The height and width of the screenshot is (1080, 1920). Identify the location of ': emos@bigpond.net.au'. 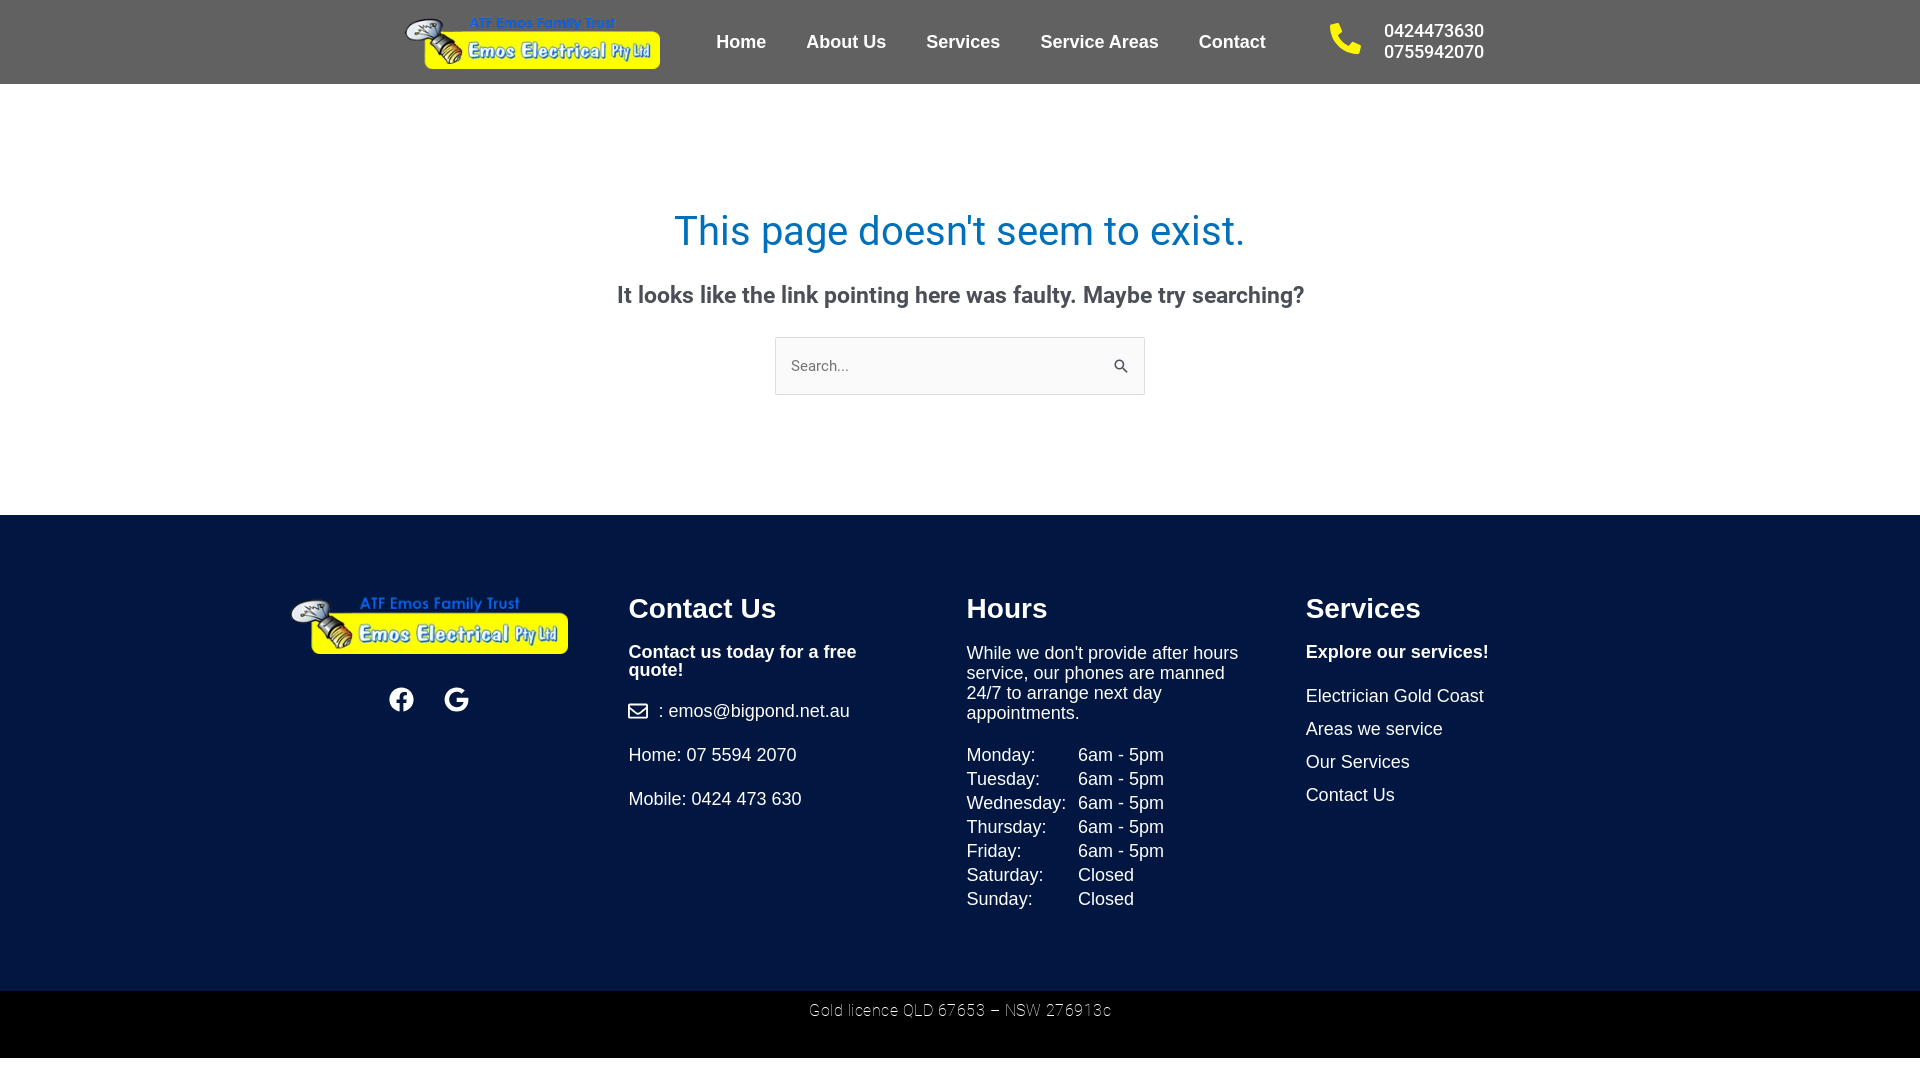
(766, 709).